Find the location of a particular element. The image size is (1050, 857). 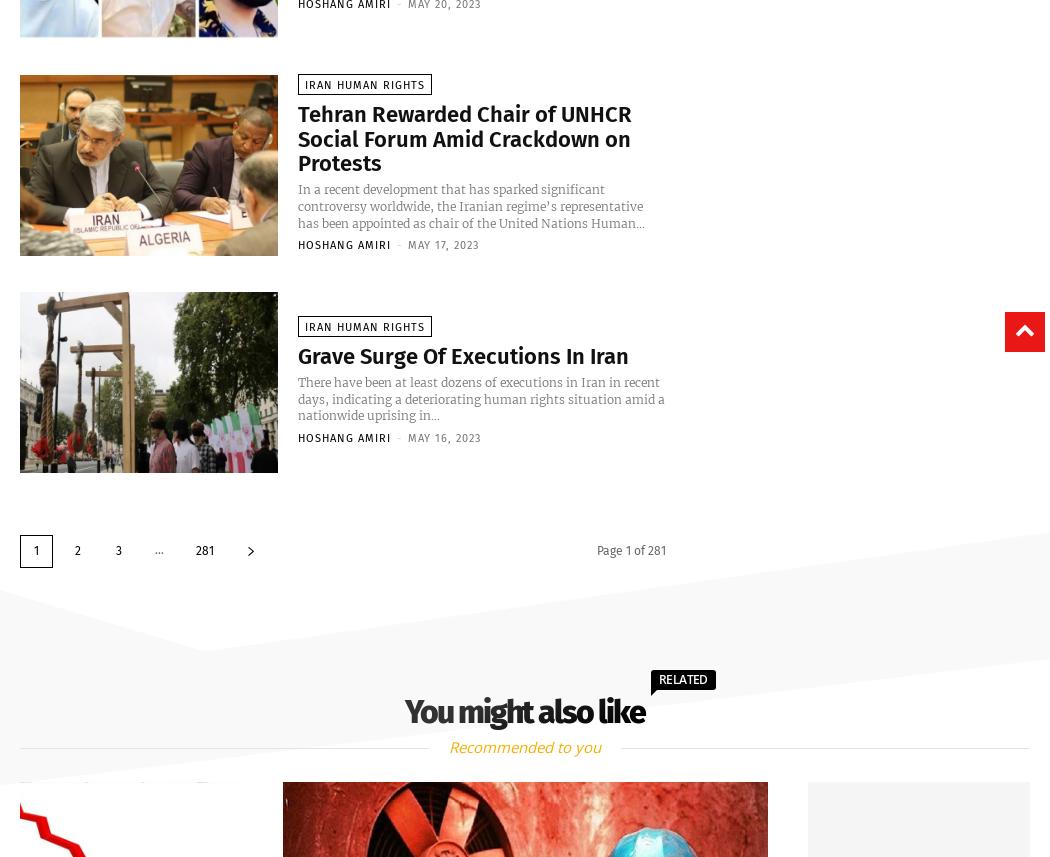

'1' is located at coordinates (36, 550).